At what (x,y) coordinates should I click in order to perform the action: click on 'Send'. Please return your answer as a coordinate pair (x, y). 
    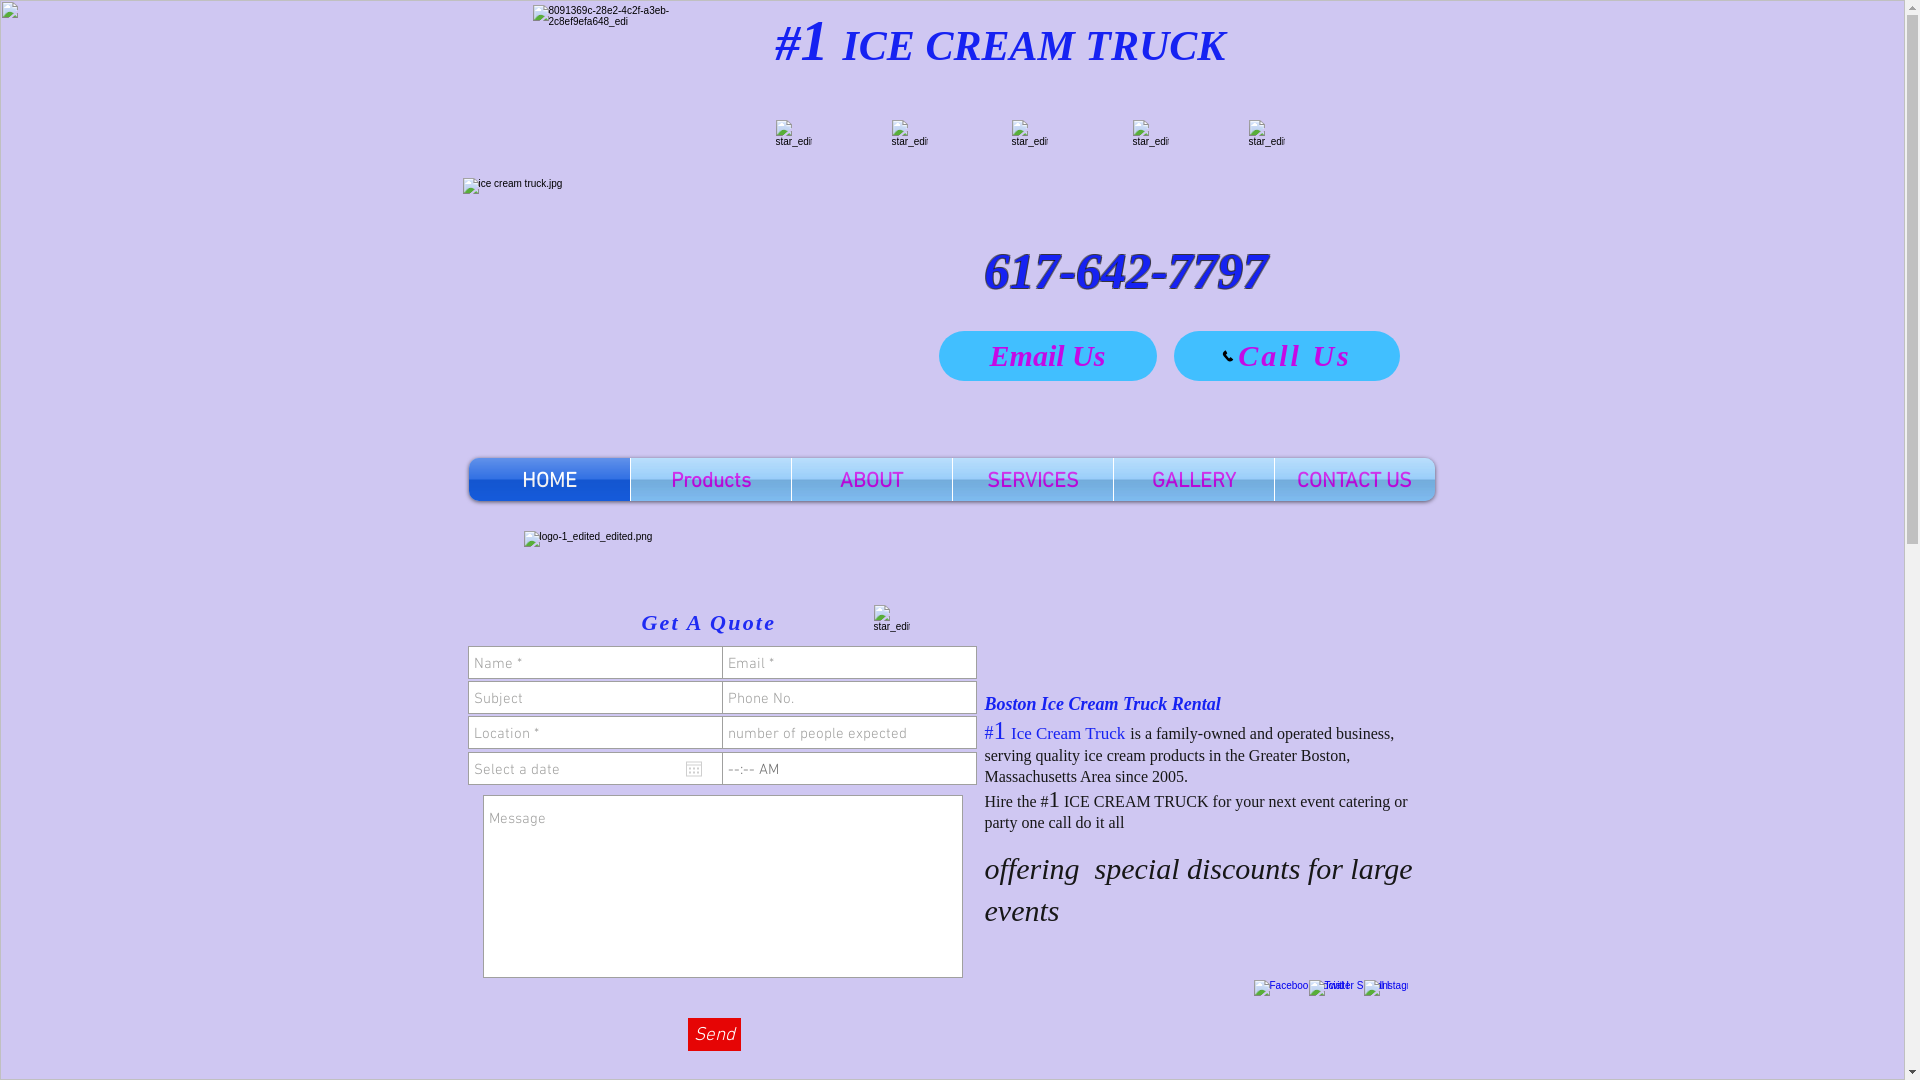
    Looking at the image, I should click on (687, 1034).